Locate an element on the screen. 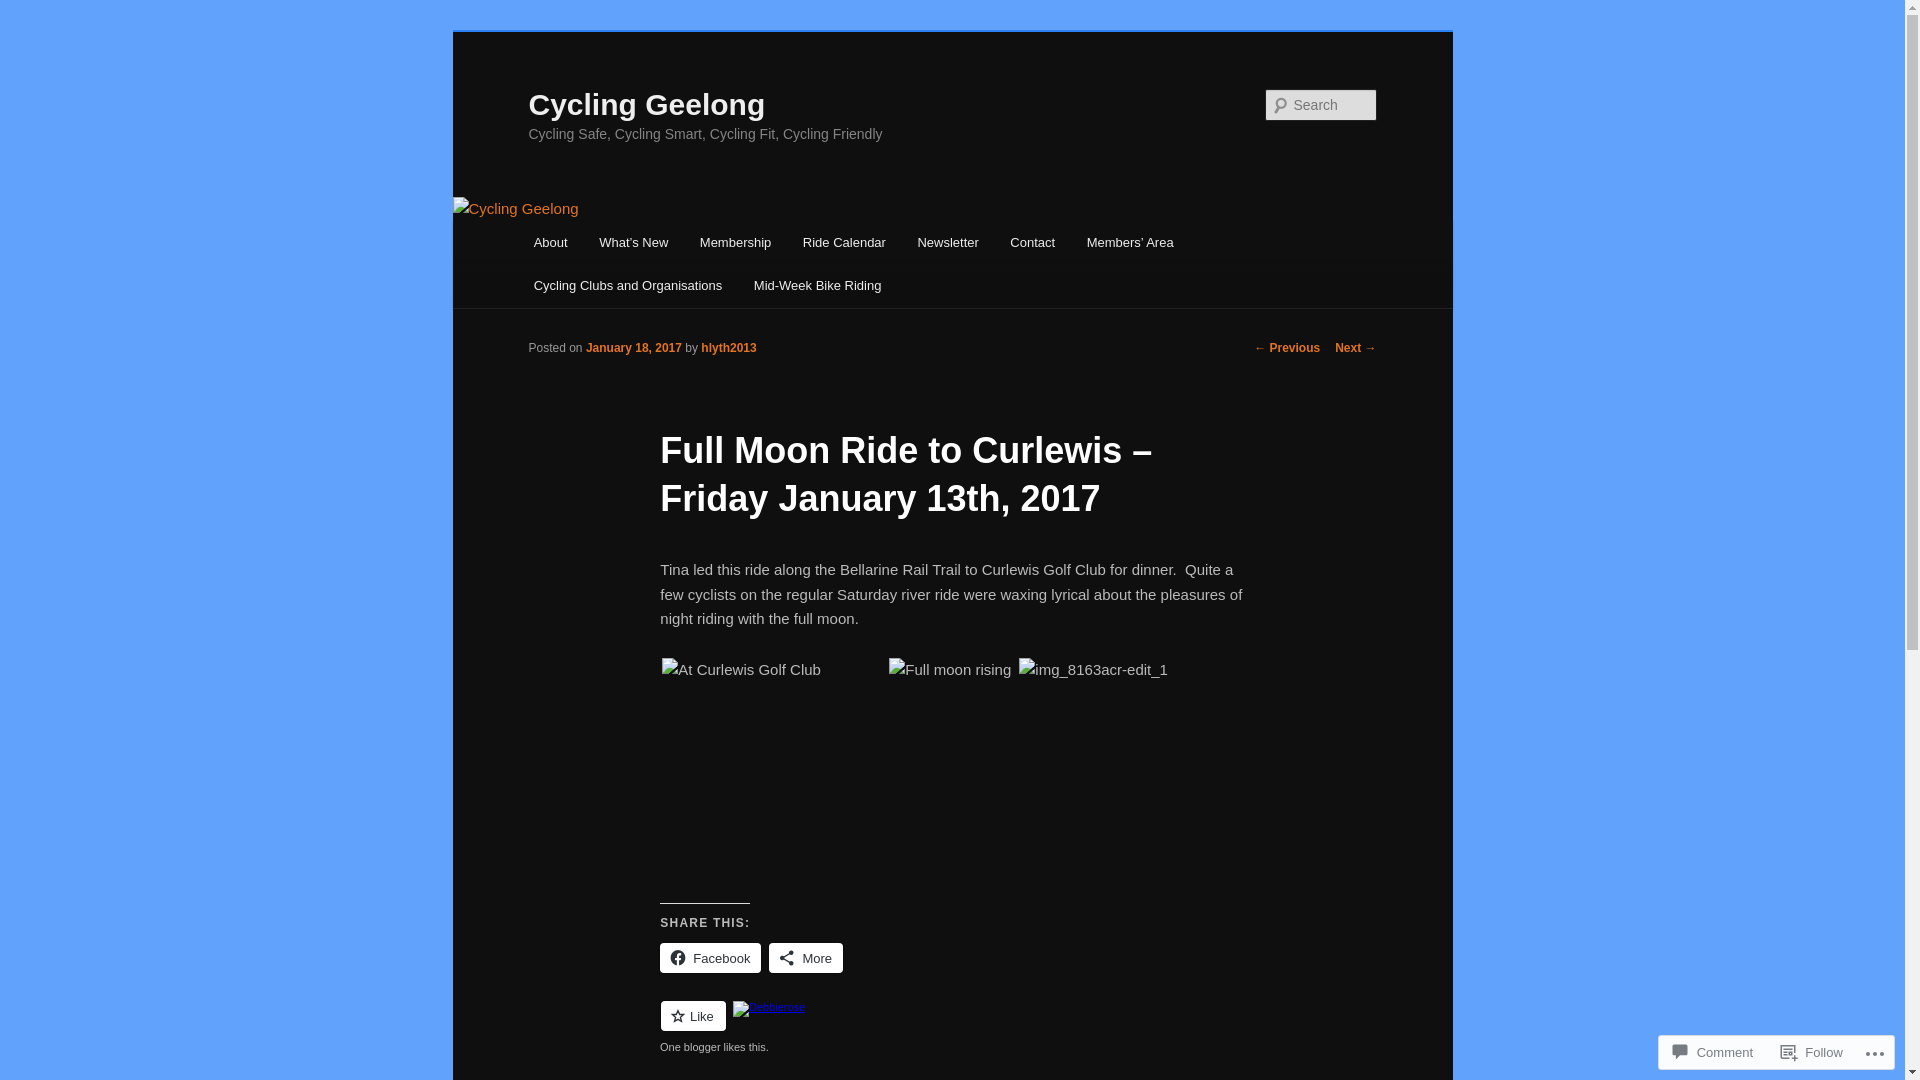  'January 18, 2017' is located at coordinates (632, 346).